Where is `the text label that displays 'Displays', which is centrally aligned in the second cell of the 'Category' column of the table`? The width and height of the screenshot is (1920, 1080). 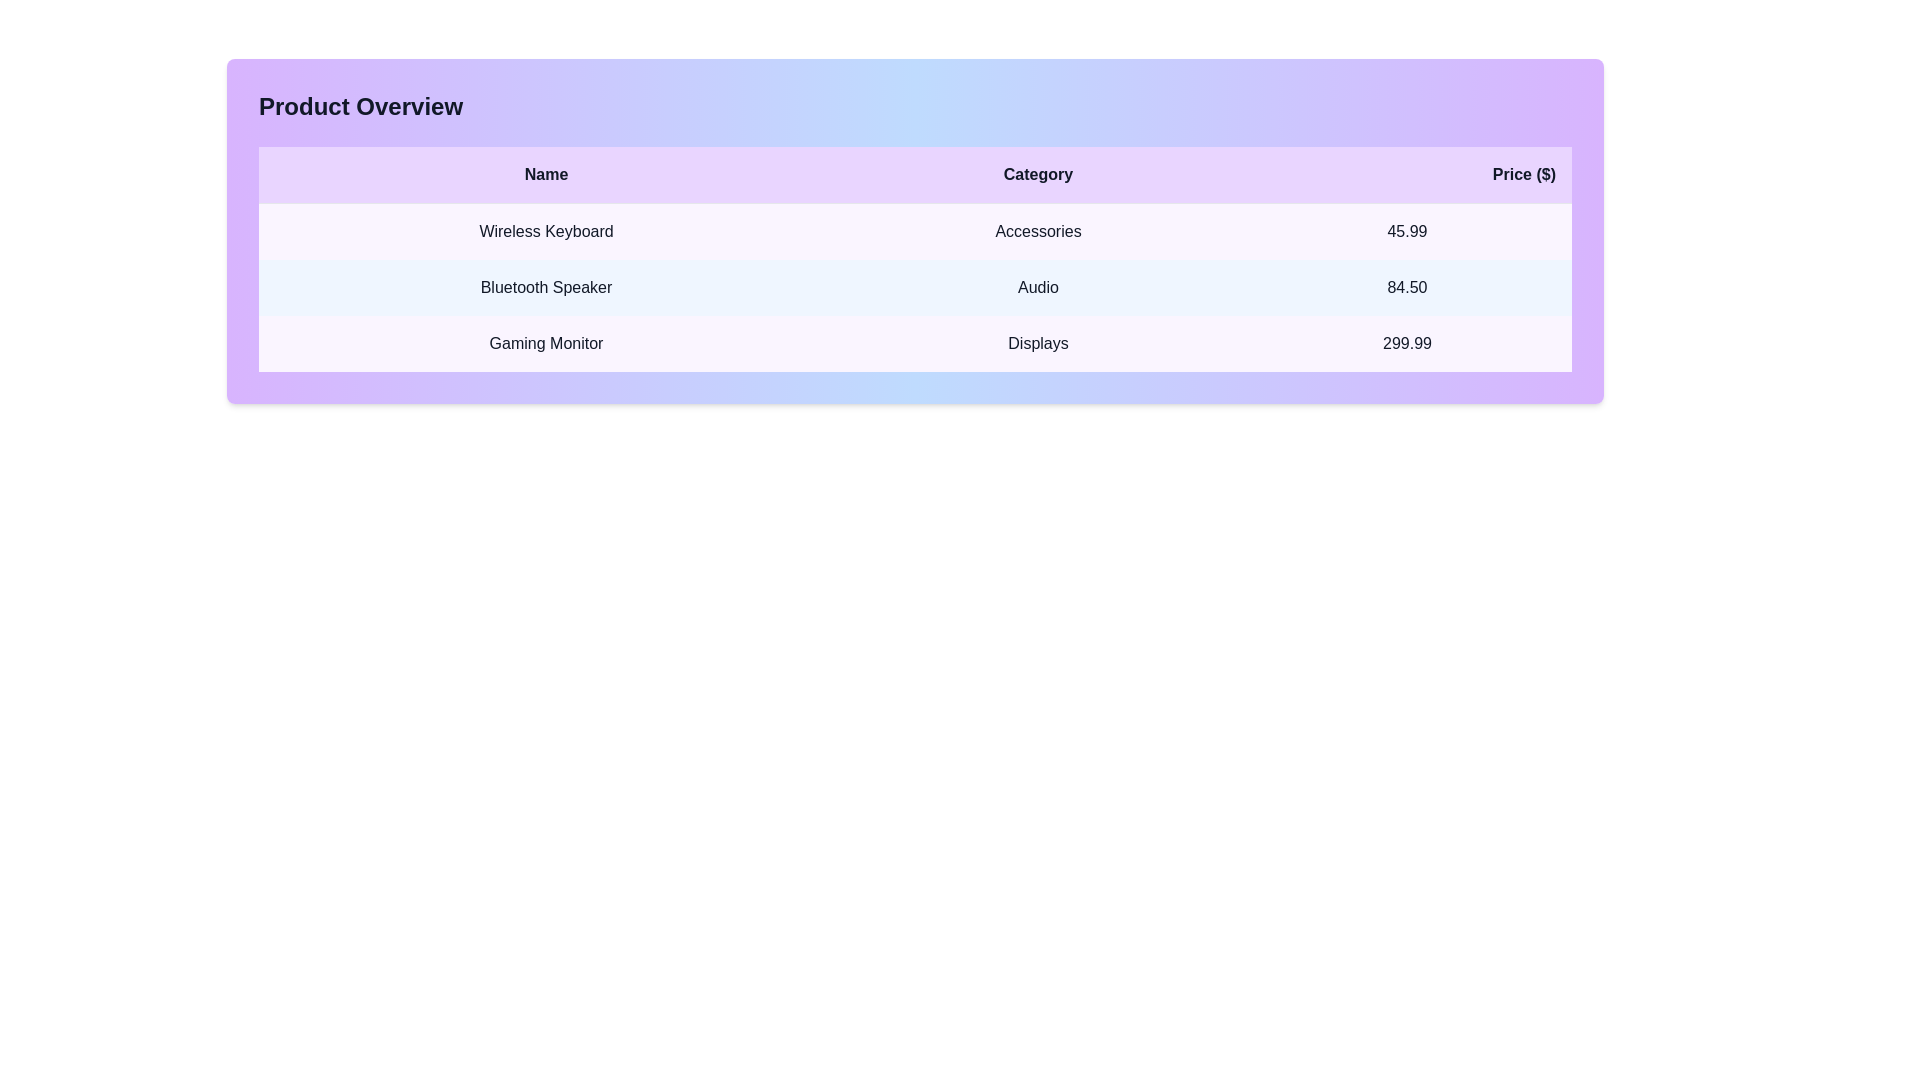
the text label that displays 'Displays', which is centrally aligned in the second cell of the 'Category' column of the table is located at coordinates (1038, 342).